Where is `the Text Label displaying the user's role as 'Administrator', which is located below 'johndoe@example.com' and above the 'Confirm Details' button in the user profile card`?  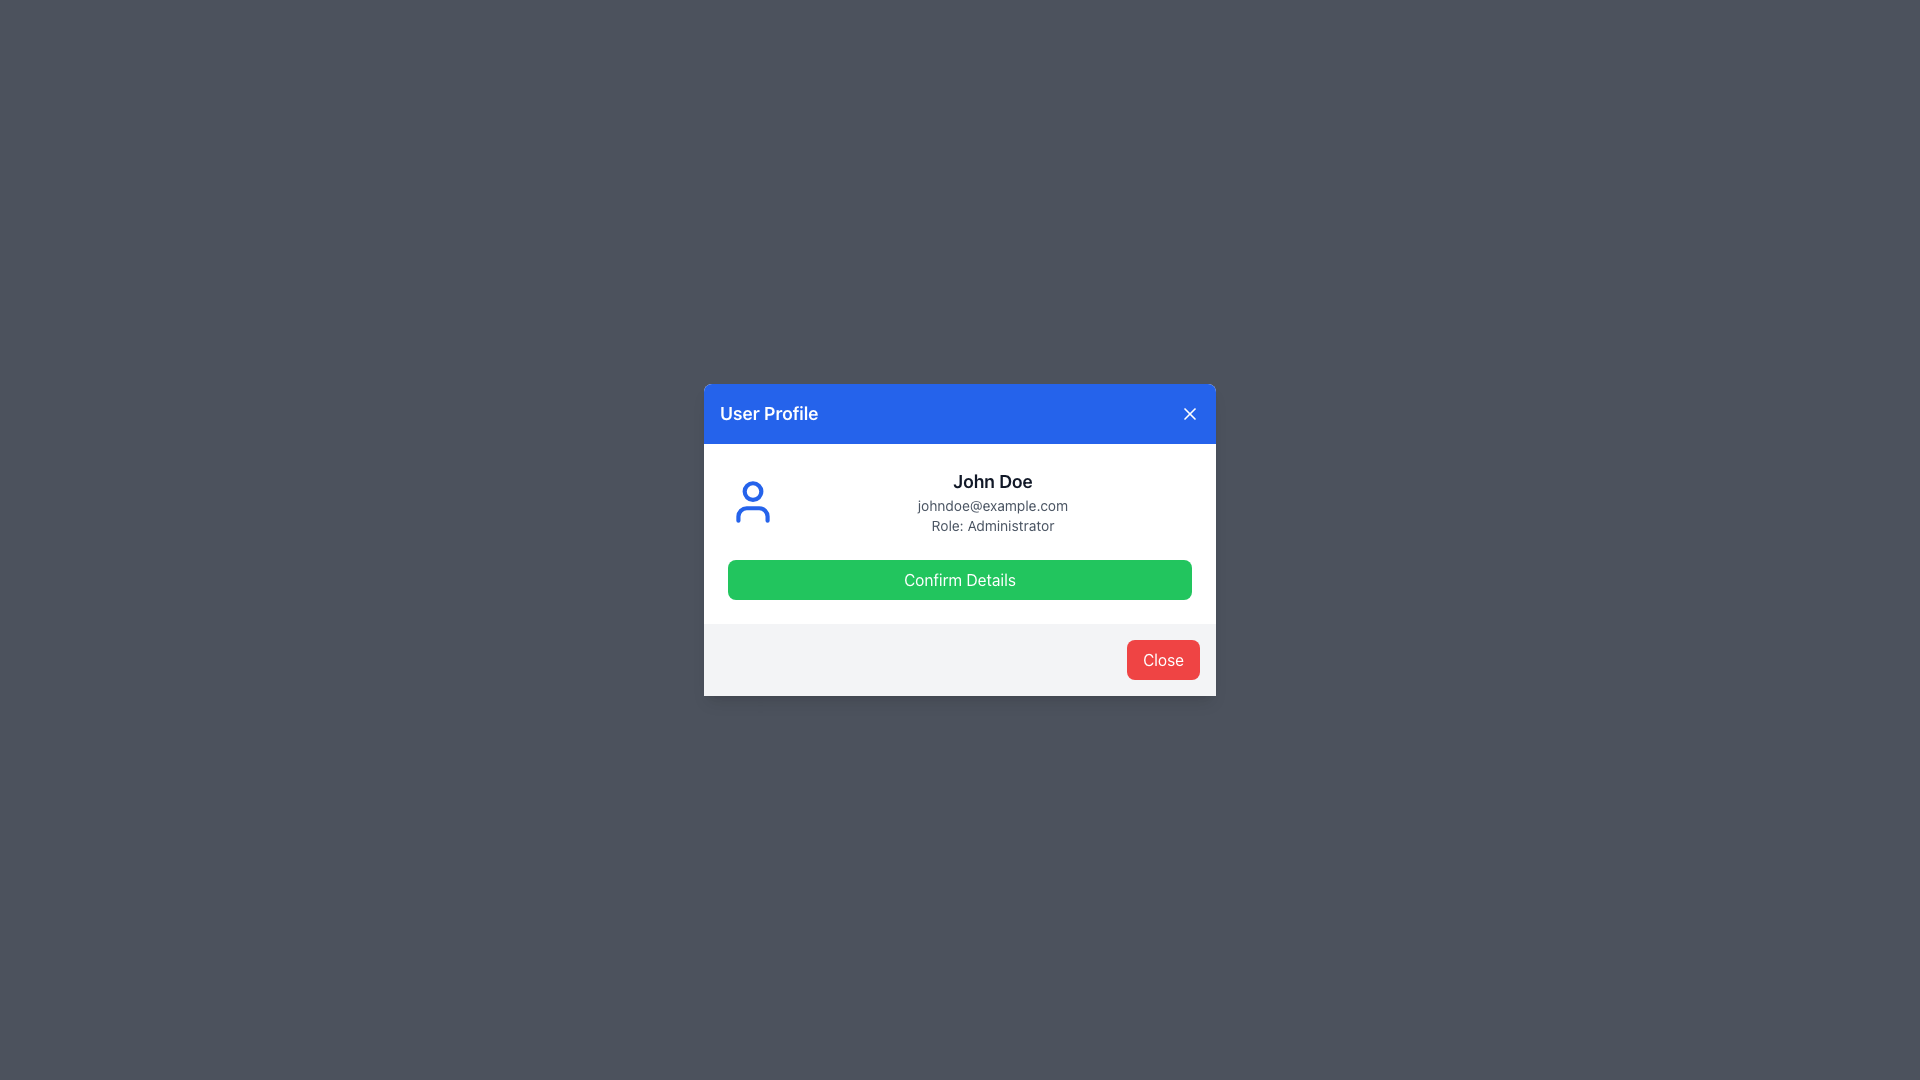
the Text Label displaying the user's role as 'Administrator', which is located below 'johndoe@example.com' and above the 'Confirm Details' button in the user profile card is located at coordinates (993, 524).